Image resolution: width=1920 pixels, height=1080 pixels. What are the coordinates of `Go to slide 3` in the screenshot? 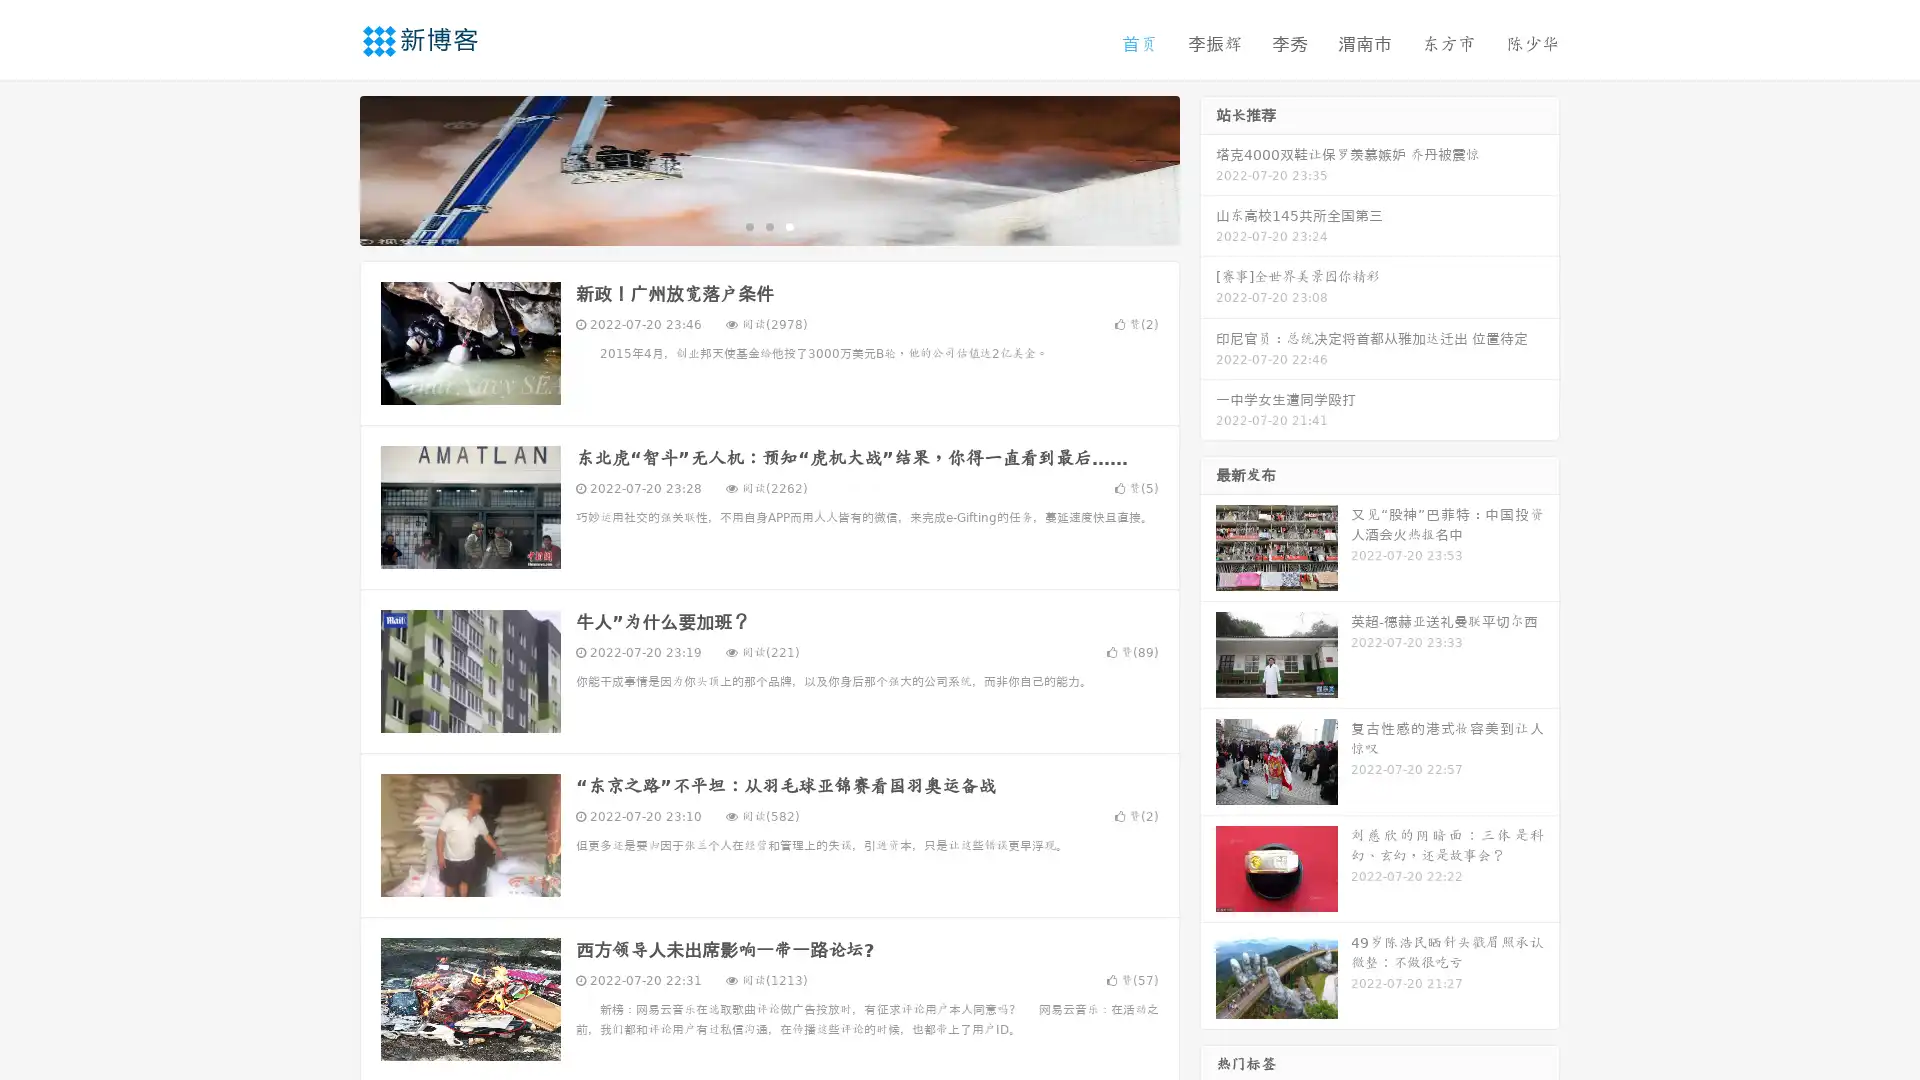 It's located at (789, 225).